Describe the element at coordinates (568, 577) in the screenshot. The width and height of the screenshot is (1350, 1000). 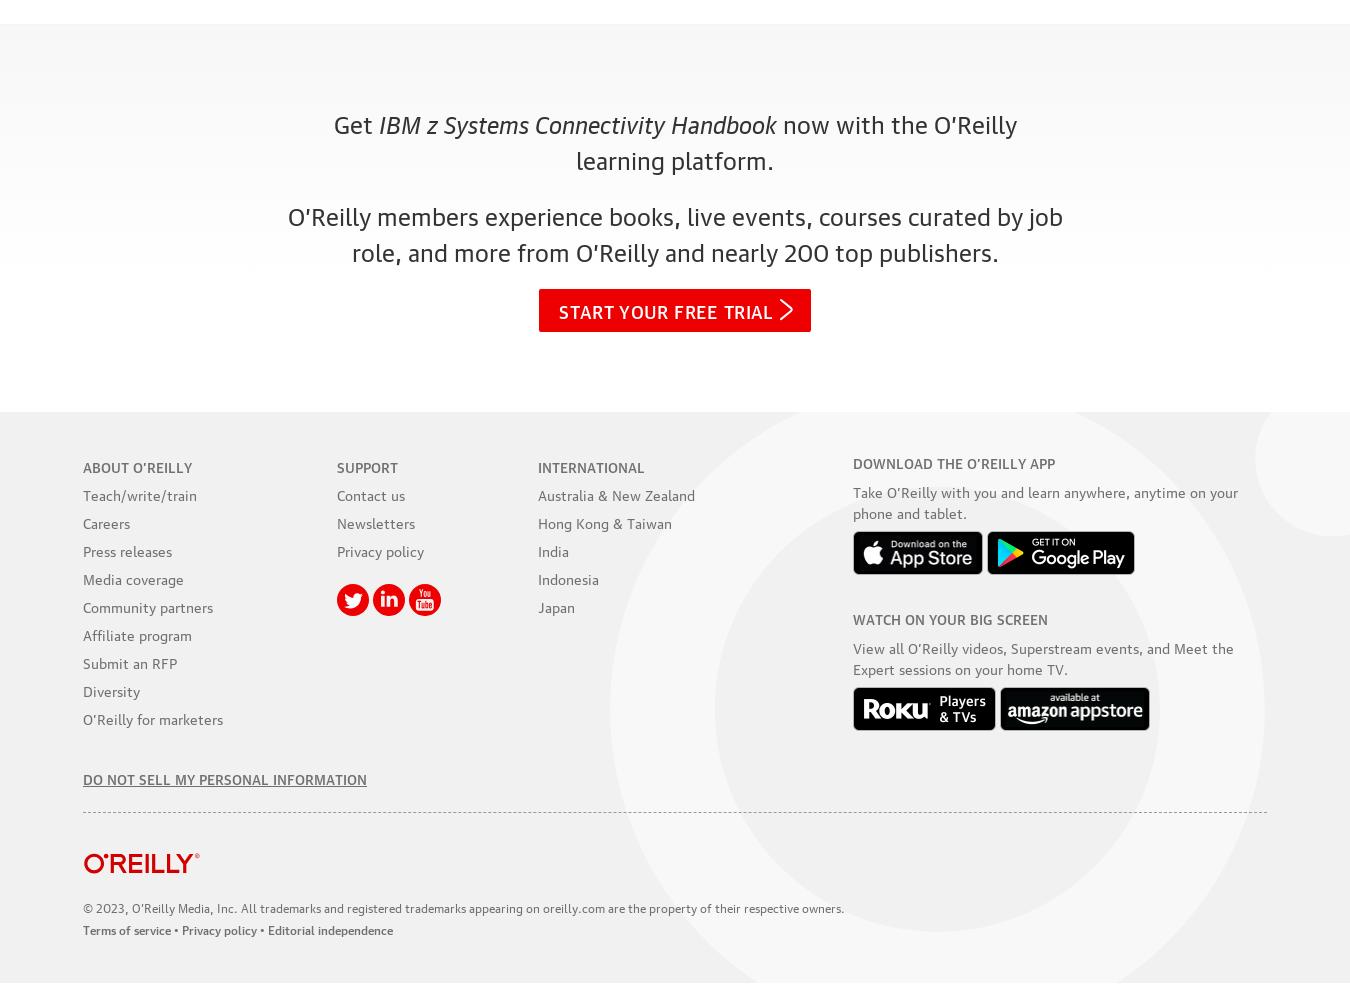
I see `'Indonesia'` at that location.